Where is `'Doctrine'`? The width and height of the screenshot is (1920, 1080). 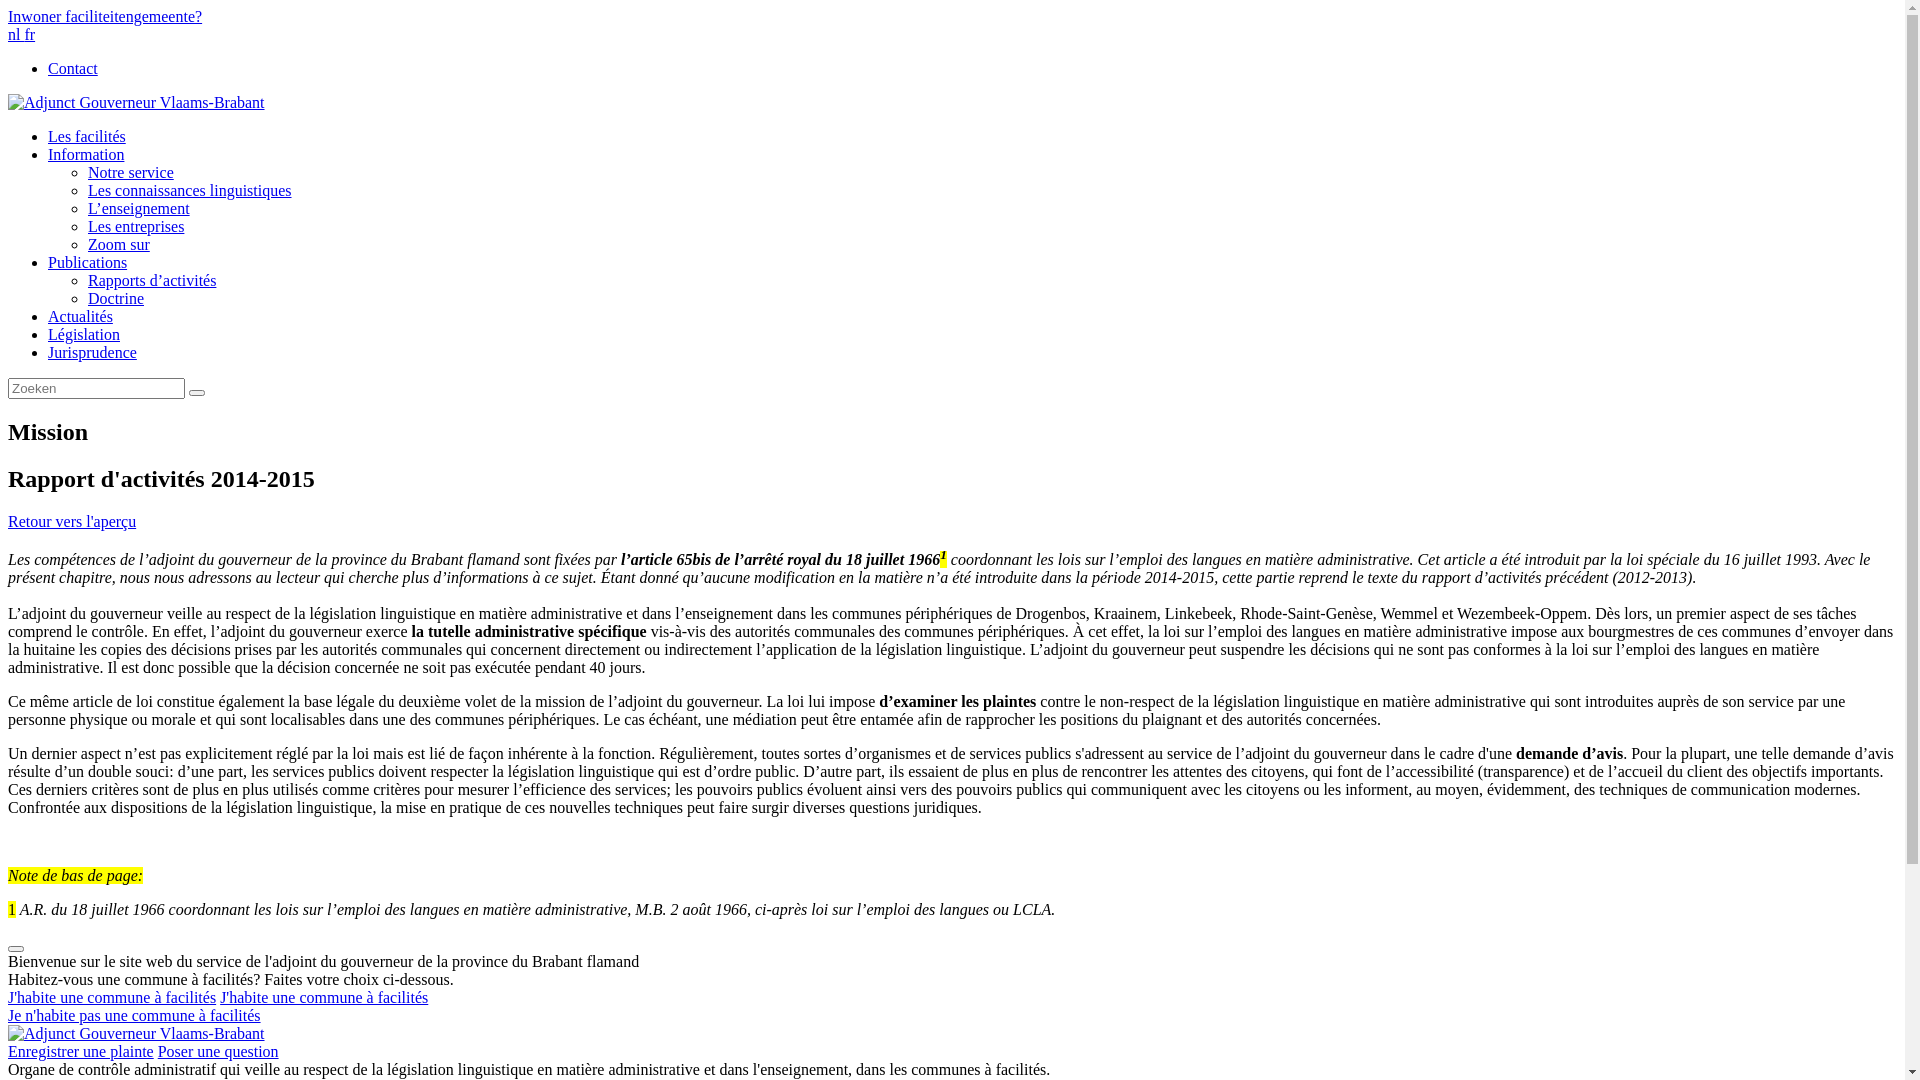 'Doctrine' is located at coordinates (114, 298).